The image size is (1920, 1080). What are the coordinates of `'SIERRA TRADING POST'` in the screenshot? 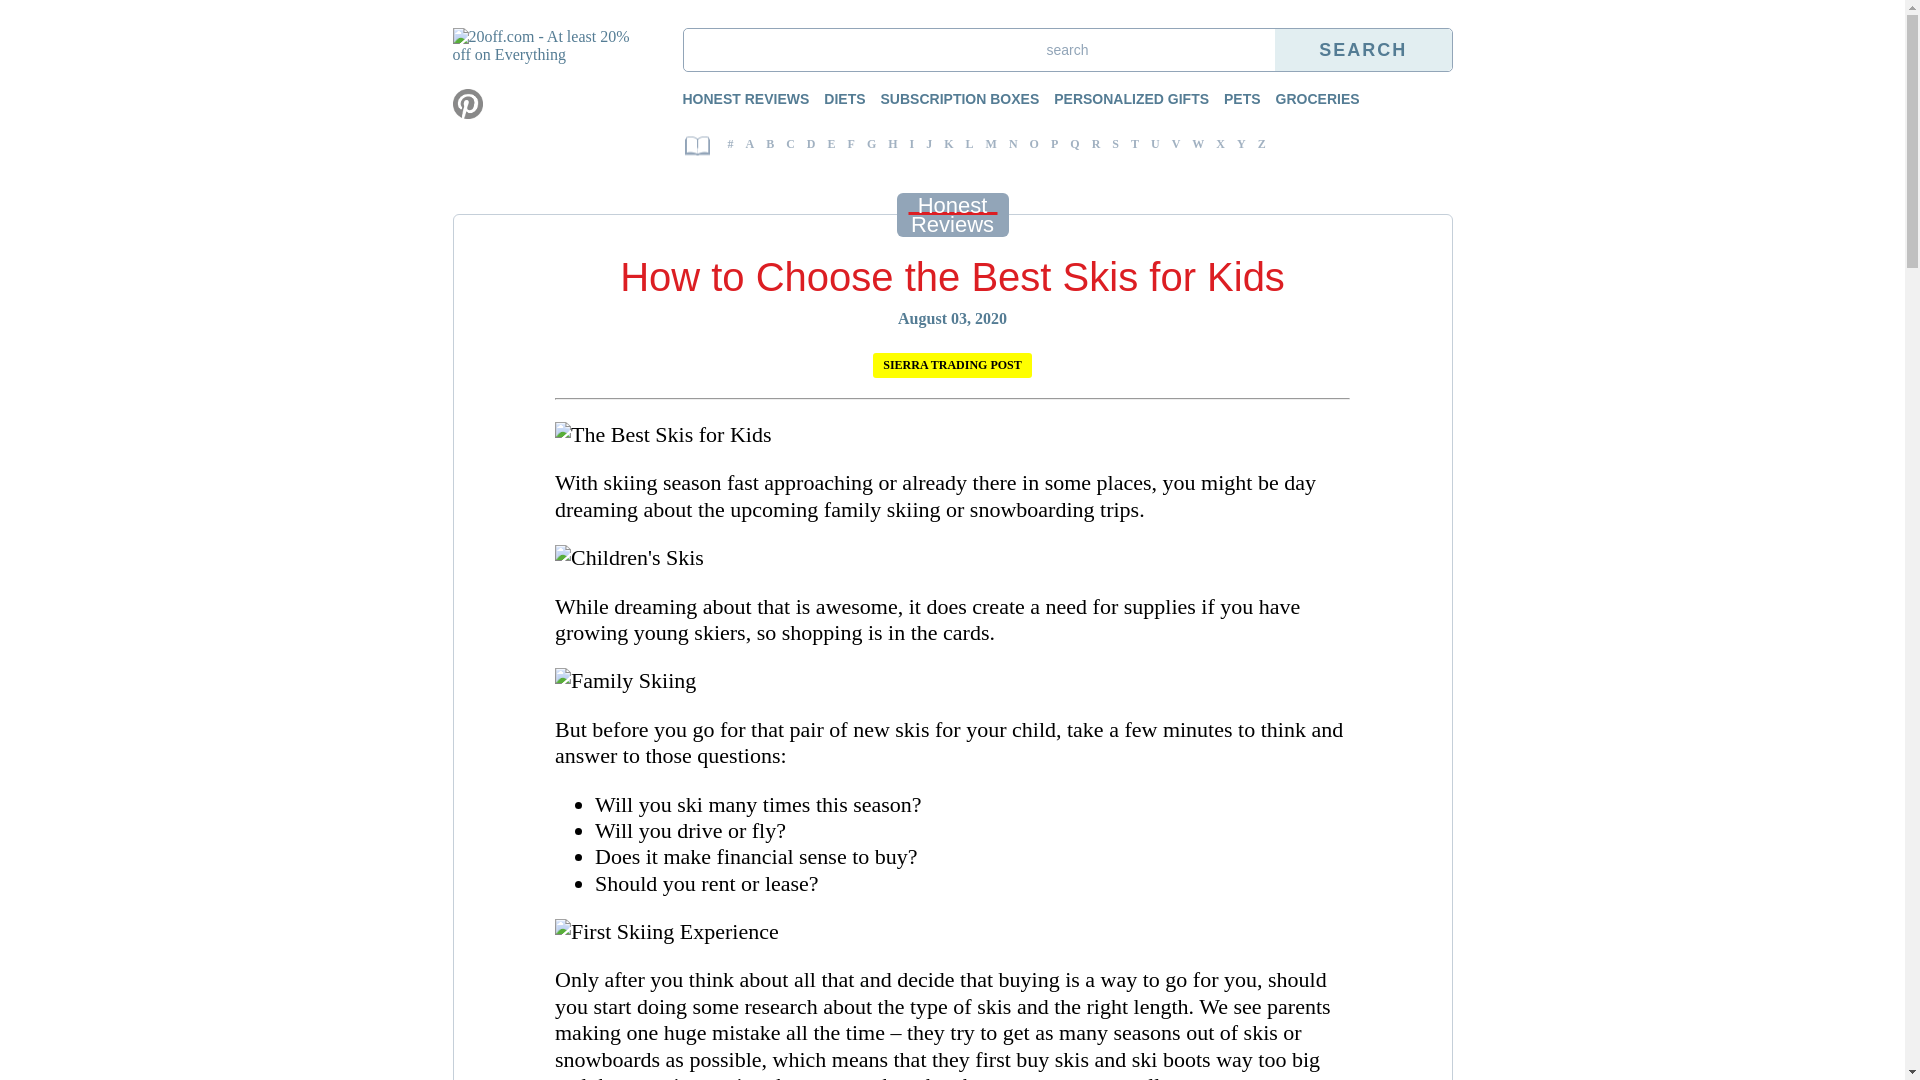 It's located at (950, 365).